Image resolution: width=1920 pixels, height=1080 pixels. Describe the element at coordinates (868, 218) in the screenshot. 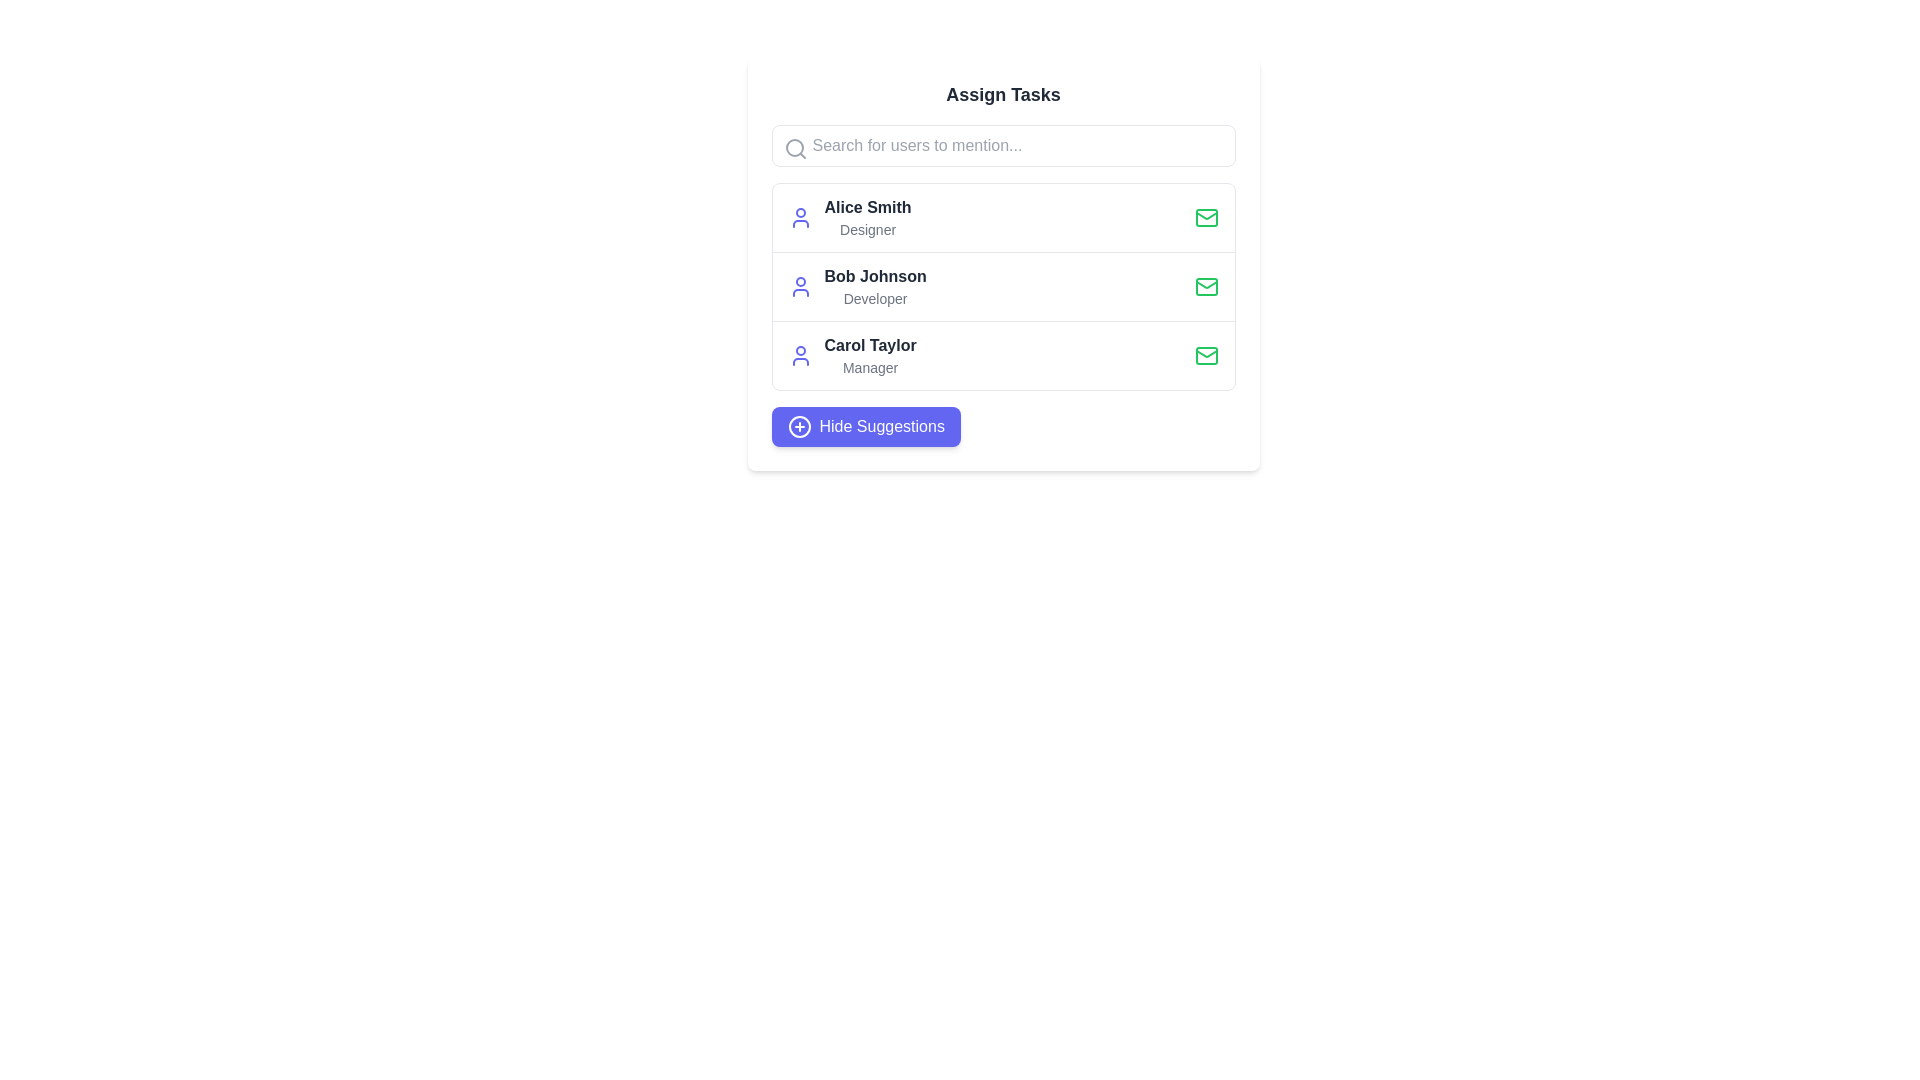

I see `text display element showing the user's full name 'Alice Smith' and title 'Designer', which is the first entry in a vertically stacked list within a card` at that location.